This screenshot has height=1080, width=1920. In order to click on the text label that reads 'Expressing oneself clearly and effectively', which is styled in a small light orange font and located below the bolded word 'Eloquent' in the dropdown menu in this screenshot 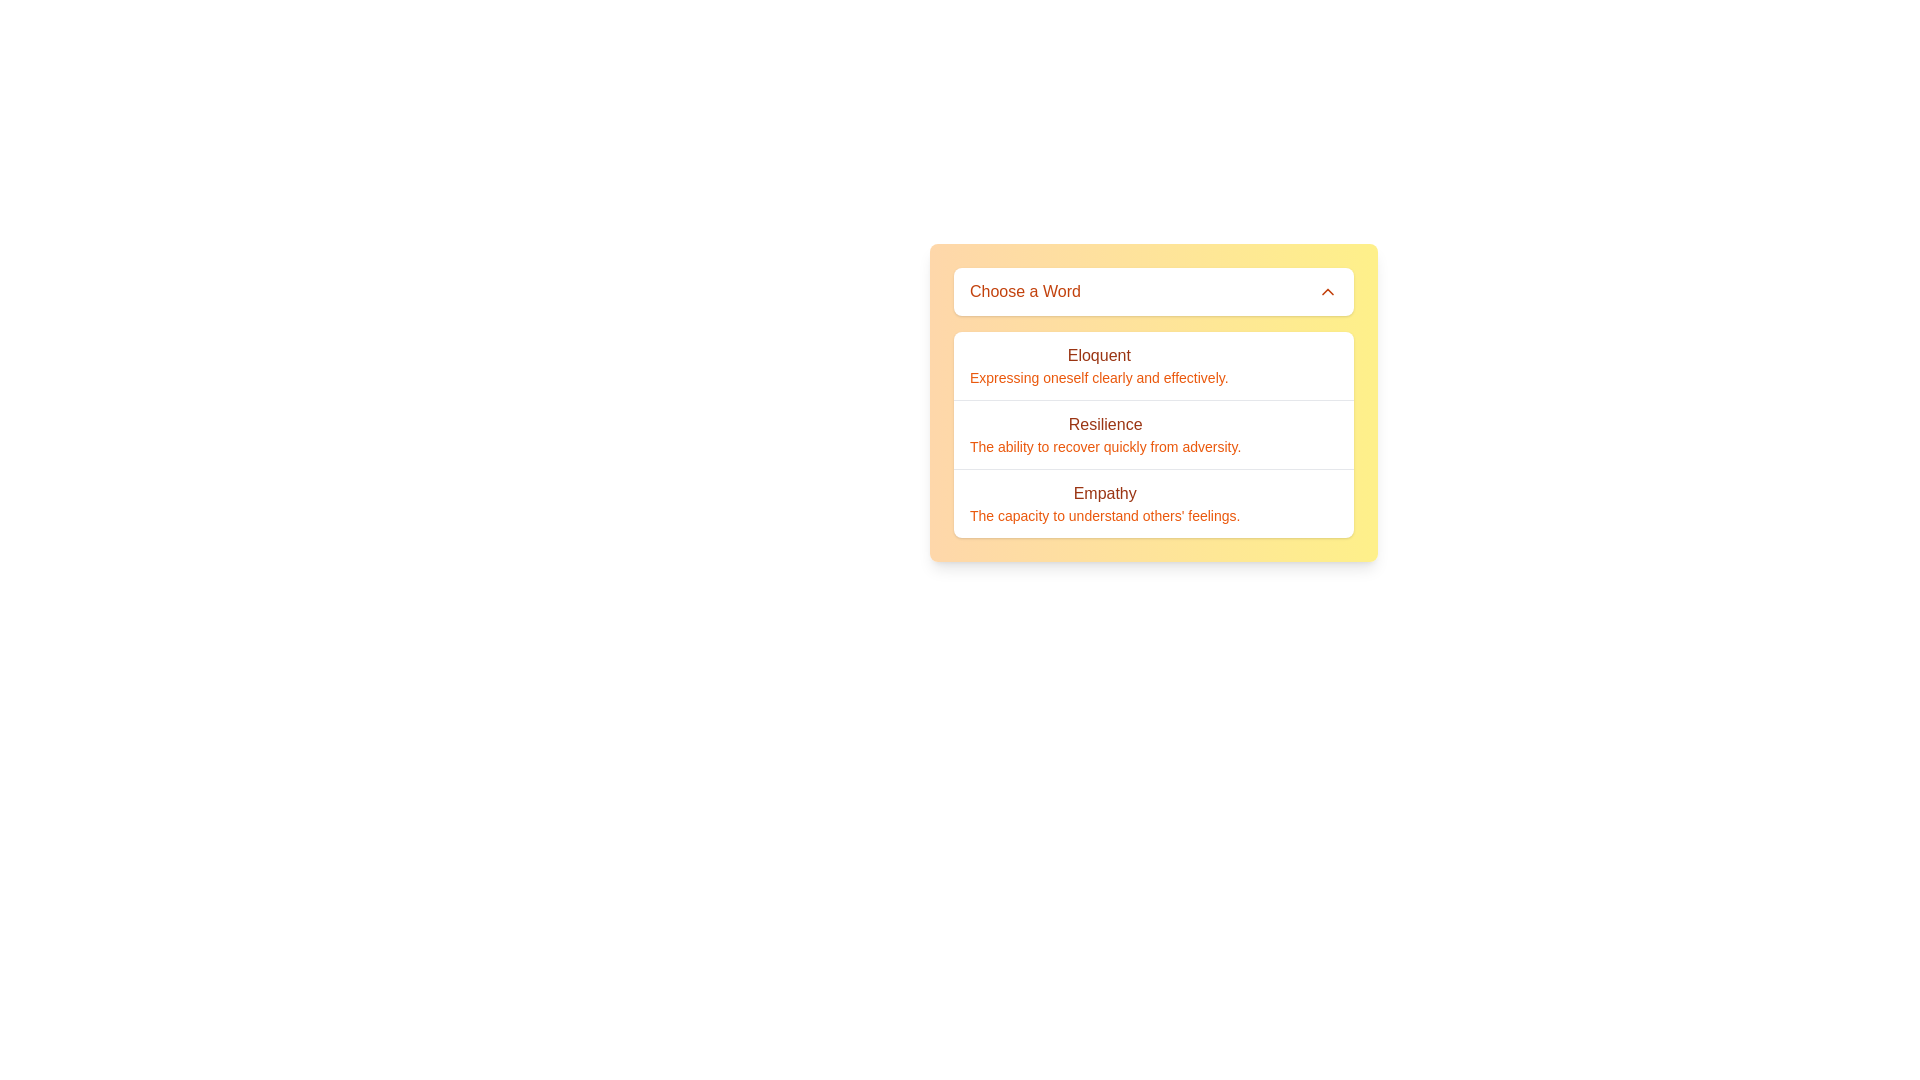, I will do `click(1098, 378)`.